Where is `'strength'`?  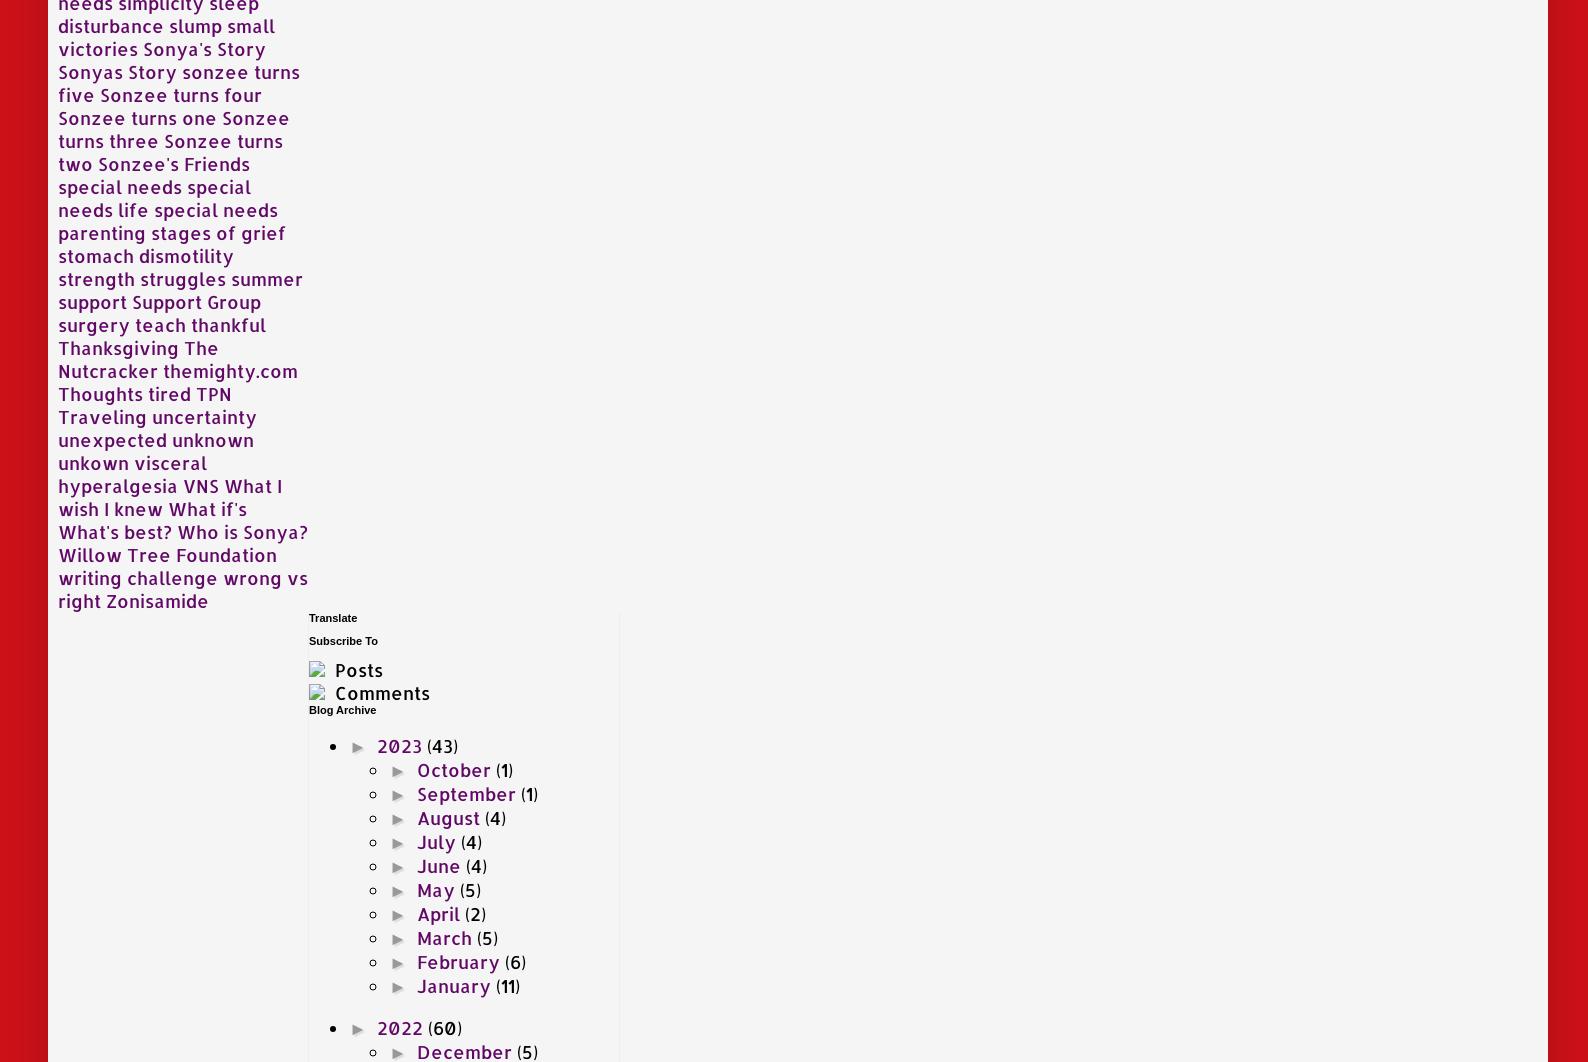 'strength' is located at coordinates (96, 276).